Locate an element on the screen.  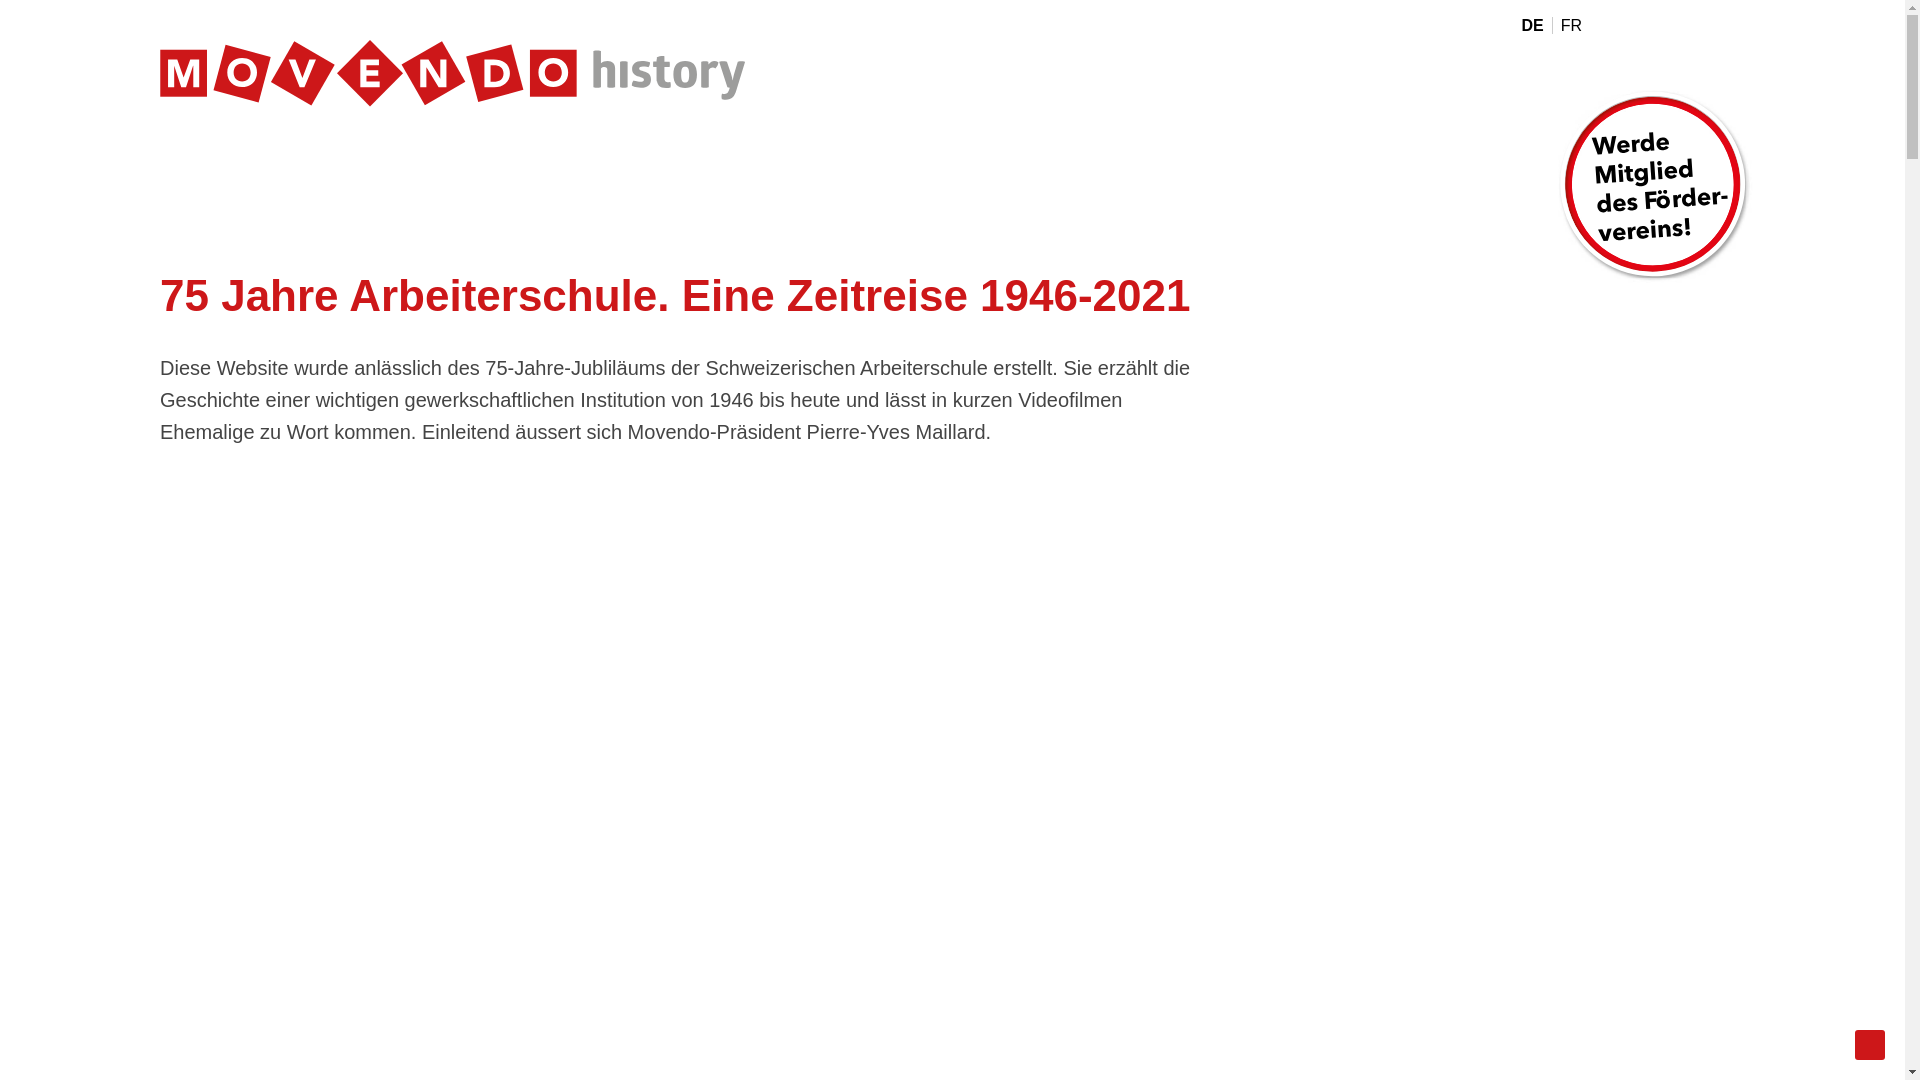
'DE' is located at coordinates (1535, 25).